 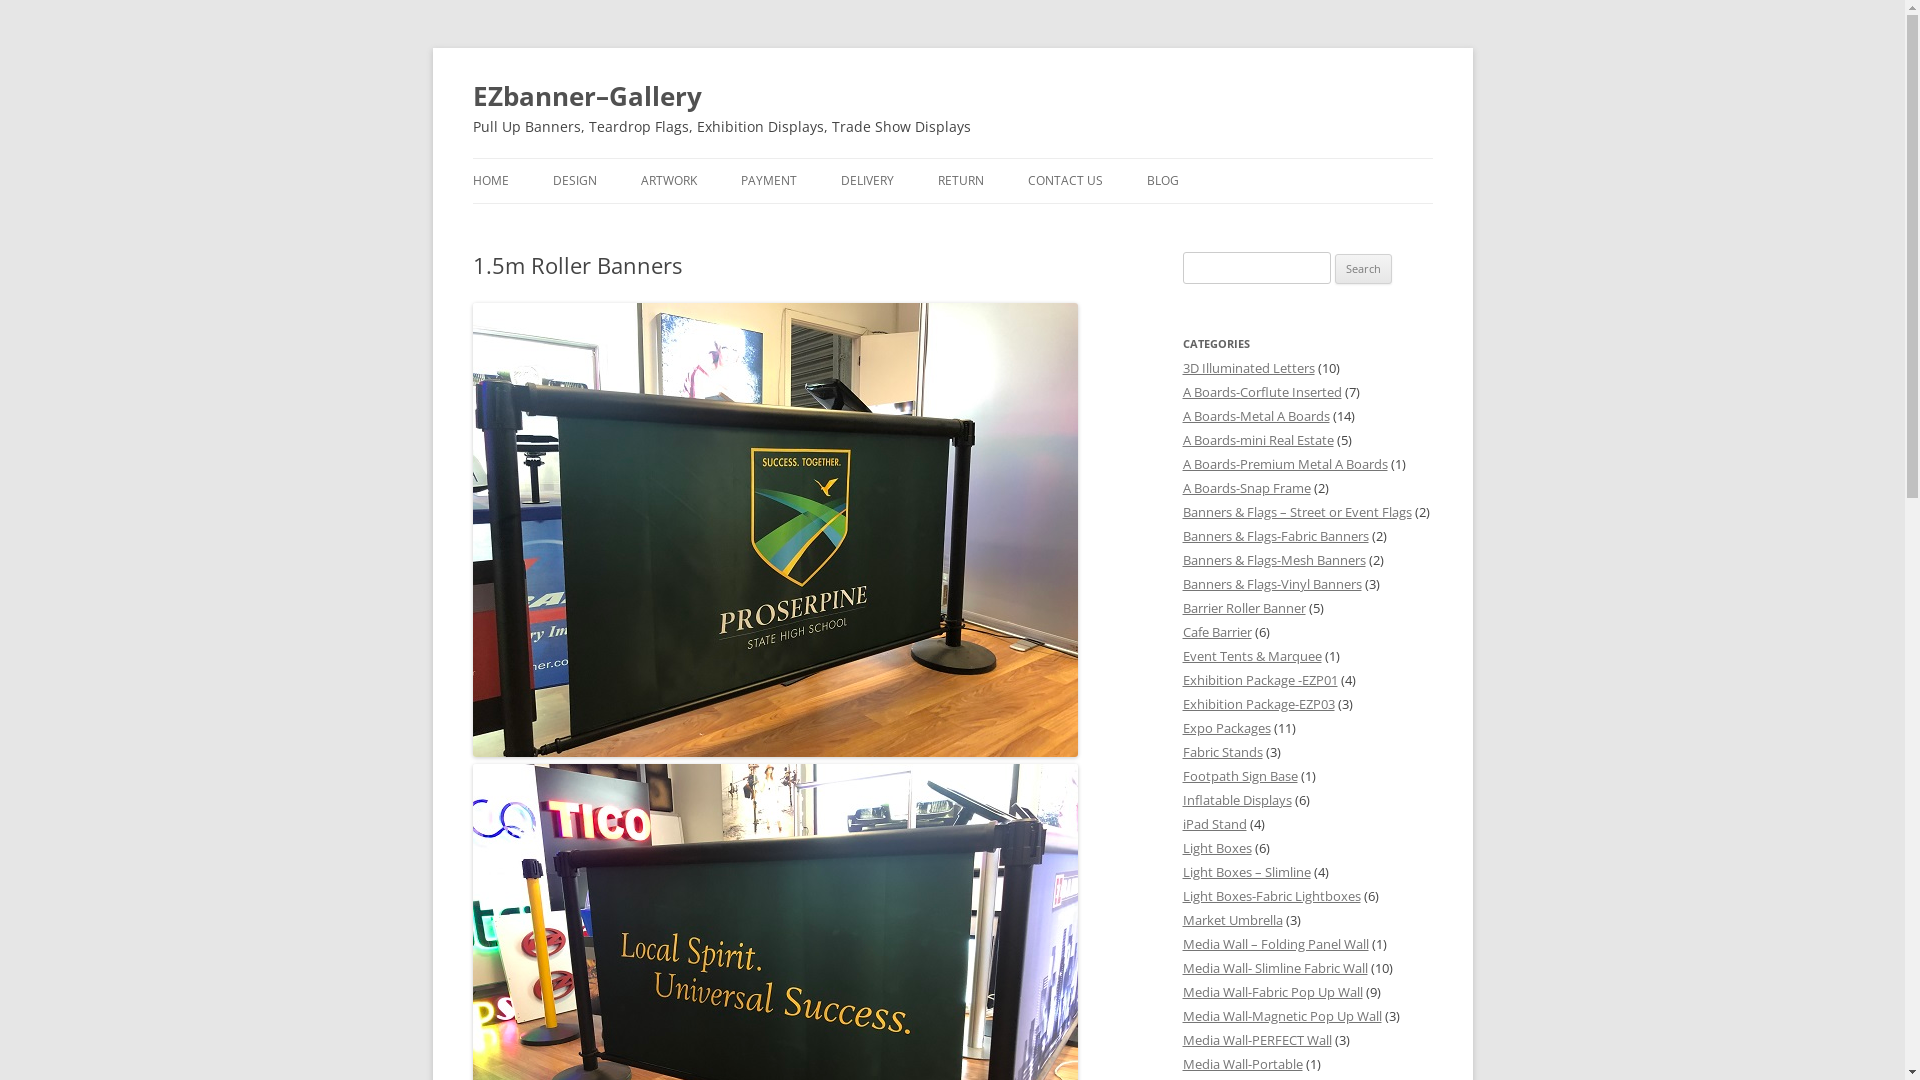 What do you see at coordinates (1273, 967) in the screenshot?
I see `'Media Wall- Slimline Fabric Wall'` at bounding box center [1273, 967].